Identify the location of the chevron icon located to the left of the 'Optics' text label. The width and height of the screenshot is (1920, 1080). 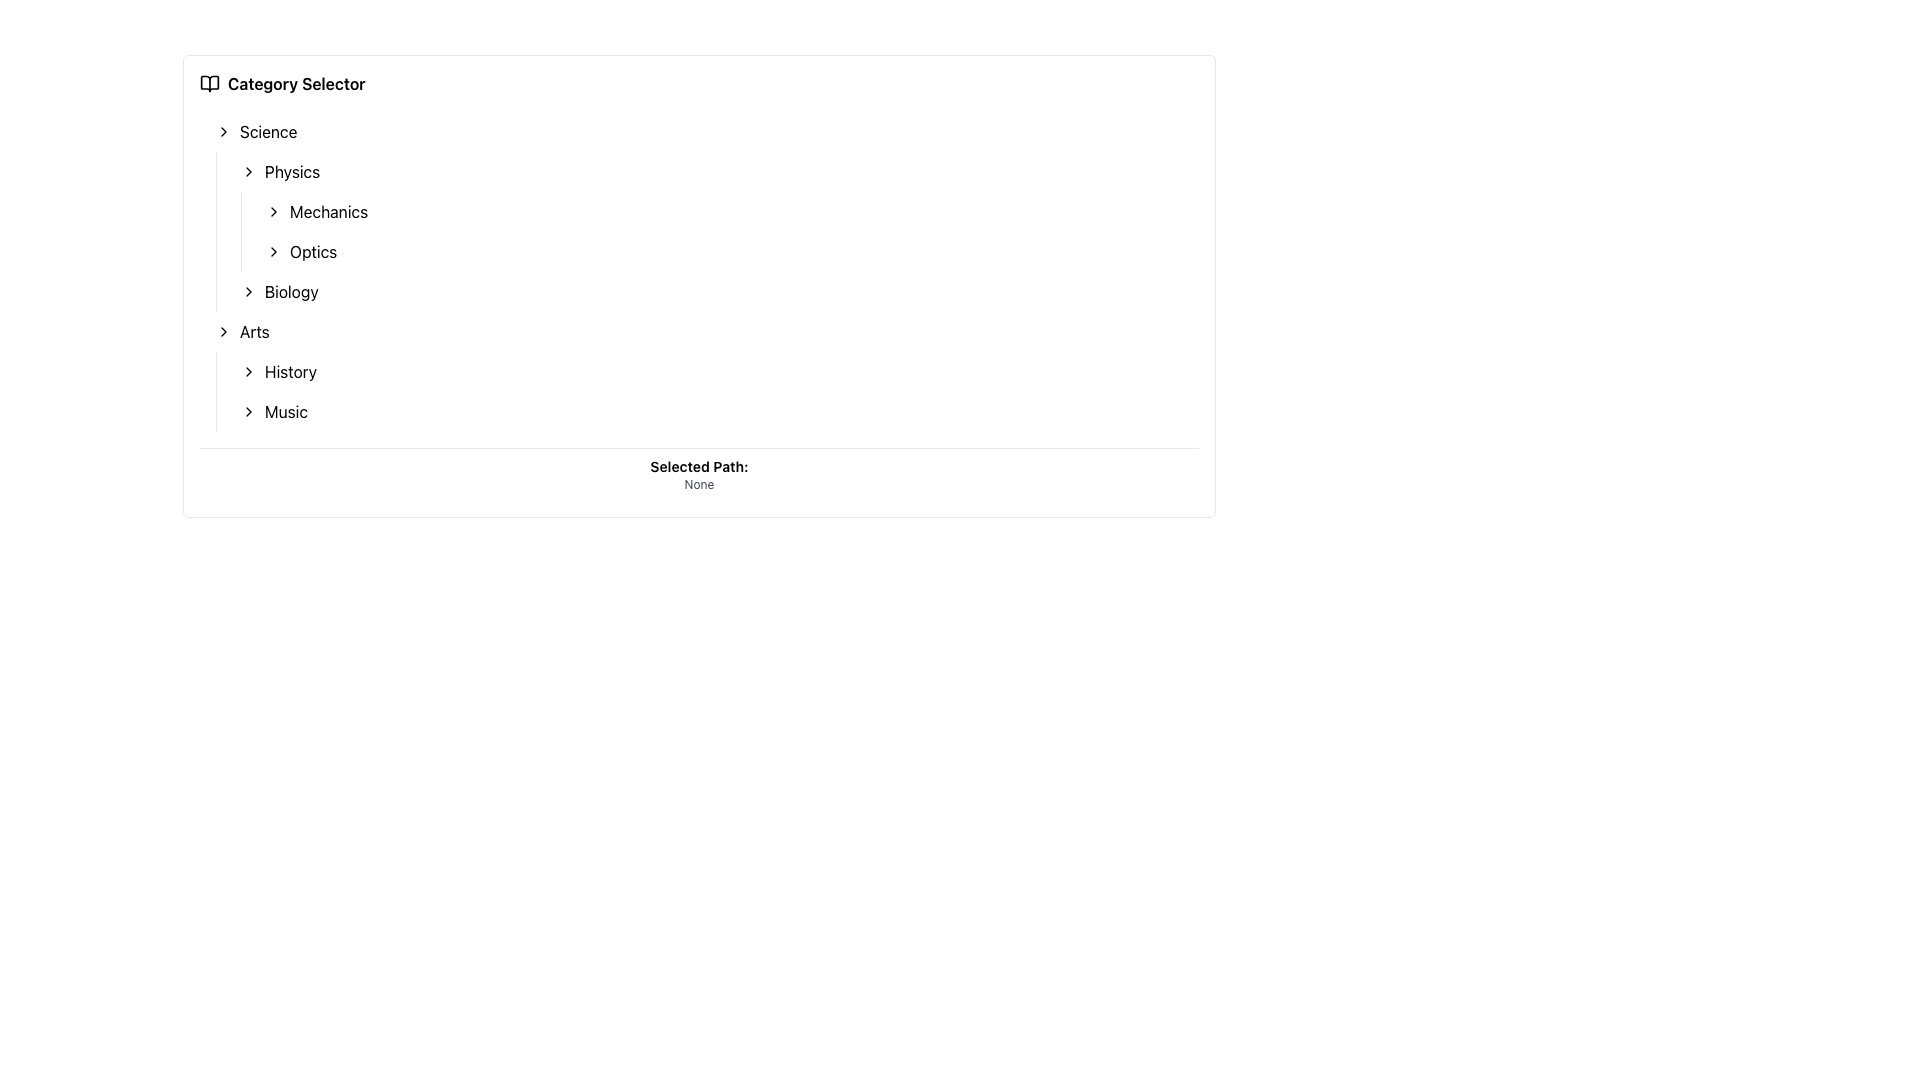
(272, 250).